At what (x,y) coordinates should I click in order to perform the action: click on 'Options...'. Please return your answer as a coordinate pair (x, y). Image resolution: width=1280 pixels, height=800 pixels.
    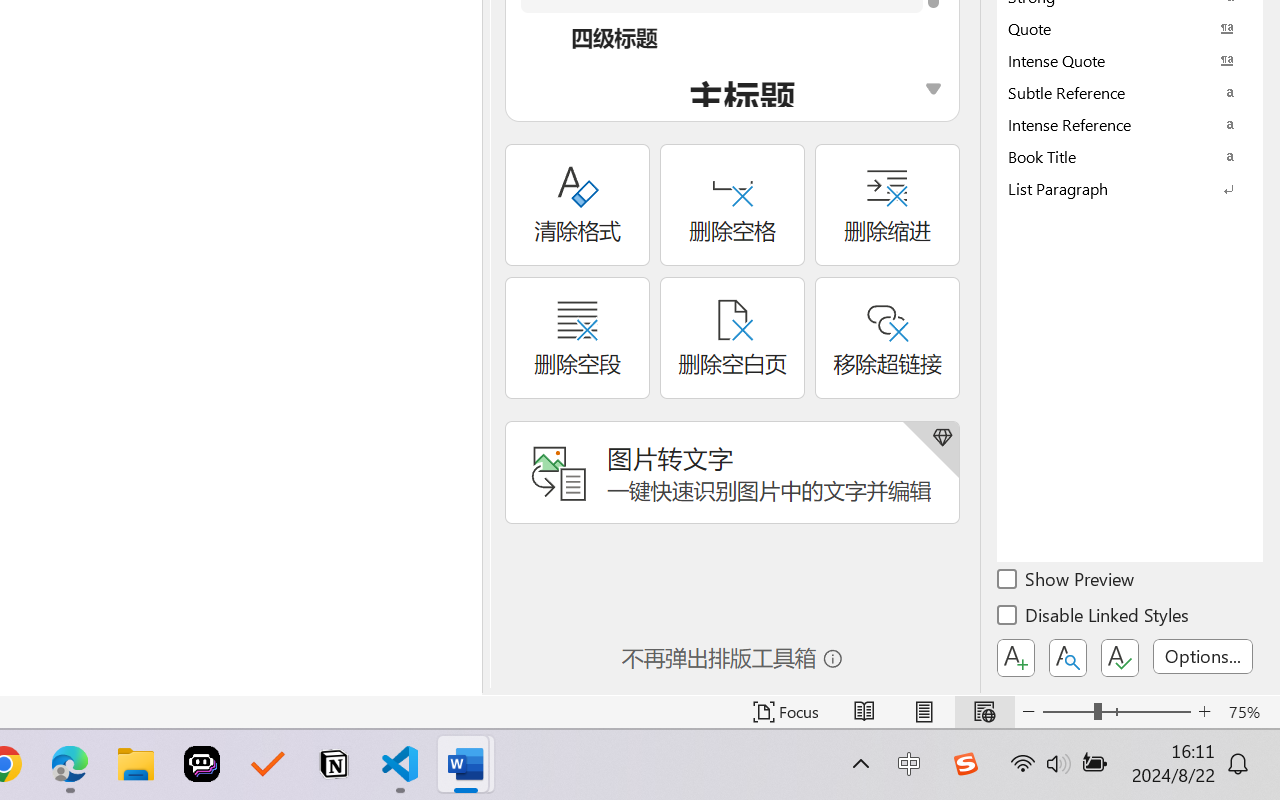
    Looking at the image, I should click on (1202, 655).